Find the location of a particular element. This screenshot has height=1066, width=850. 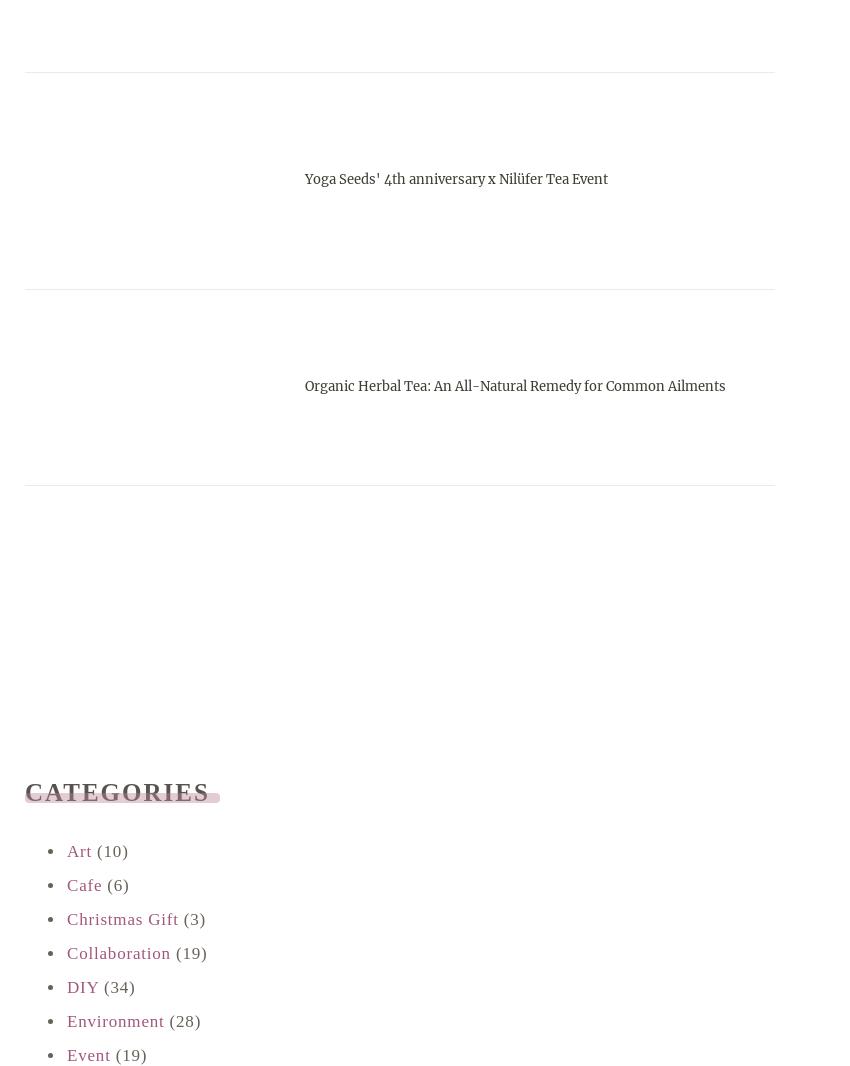

'Art' is located at coordinates (79, 851).